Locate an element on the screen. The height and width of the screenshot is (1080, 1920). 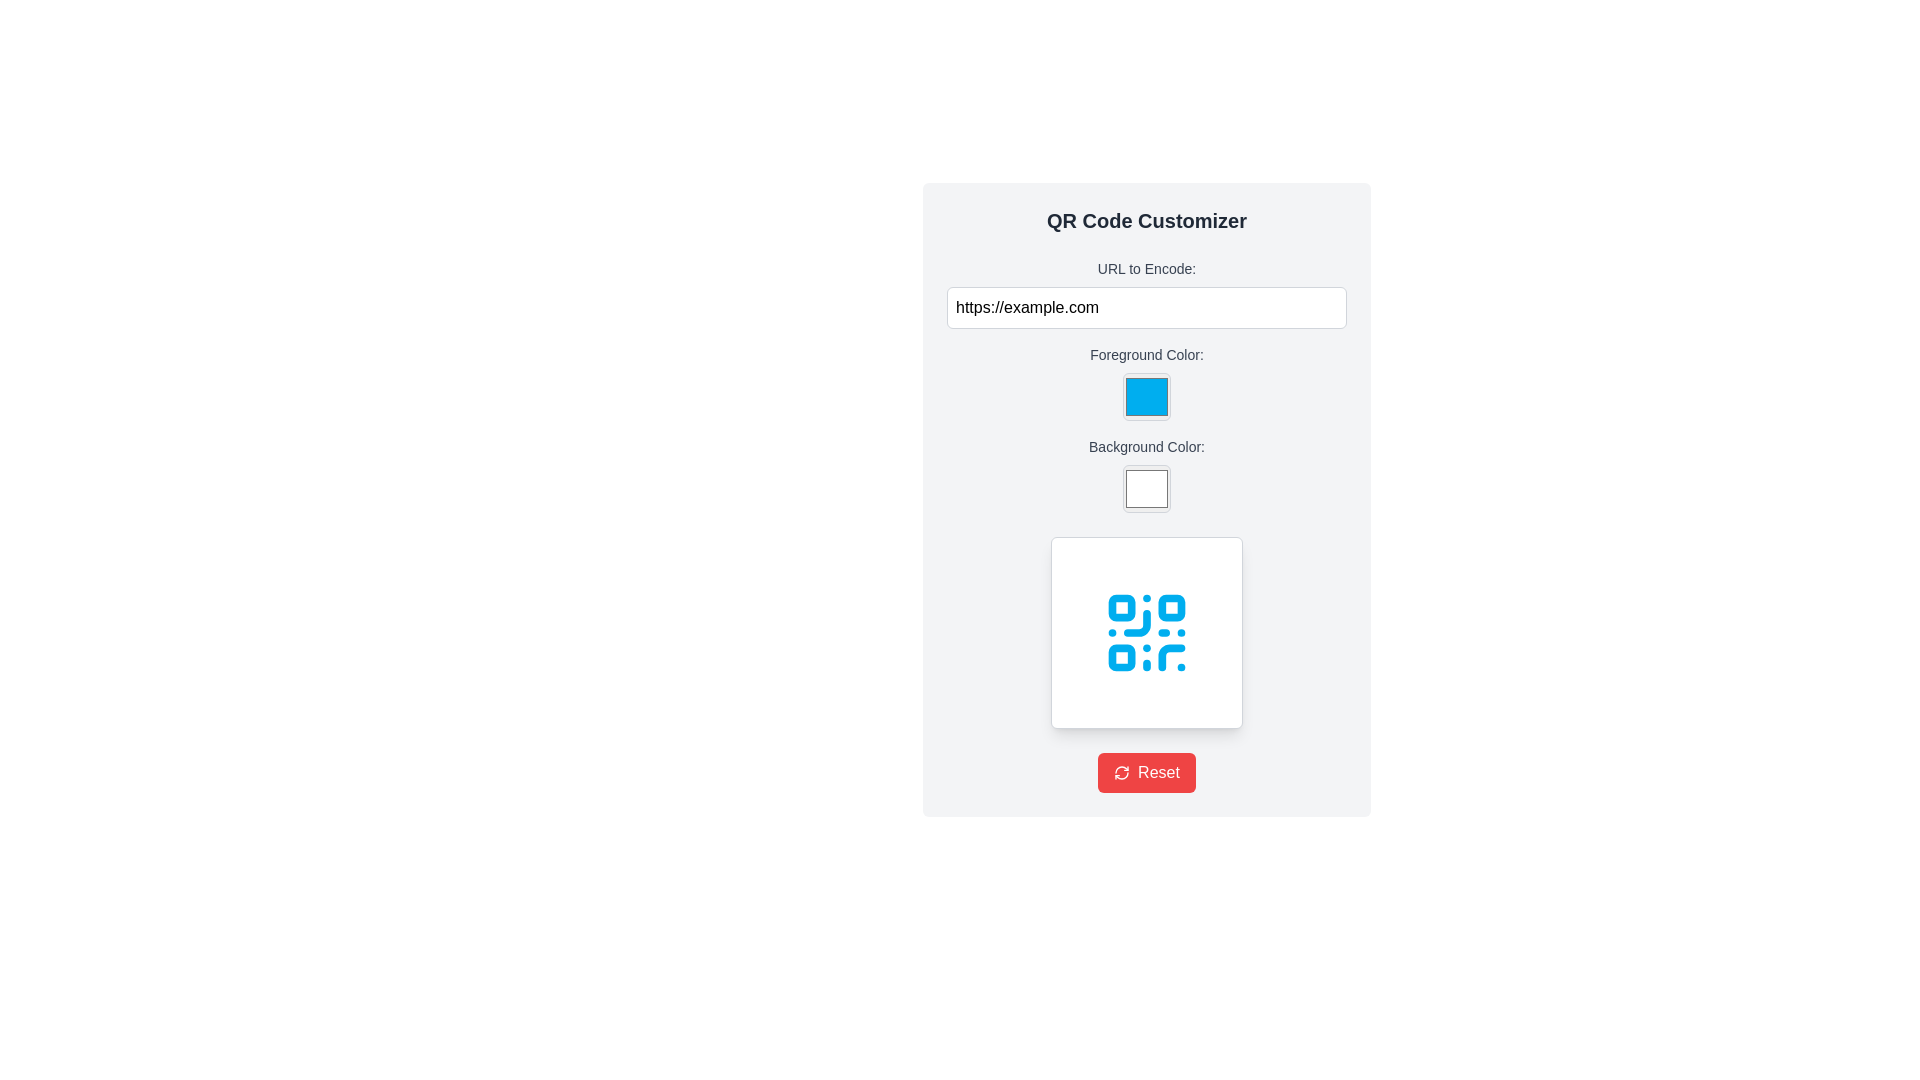
the Color input box with rounded corners and a light gray border is located at coordinates (1147, 397).